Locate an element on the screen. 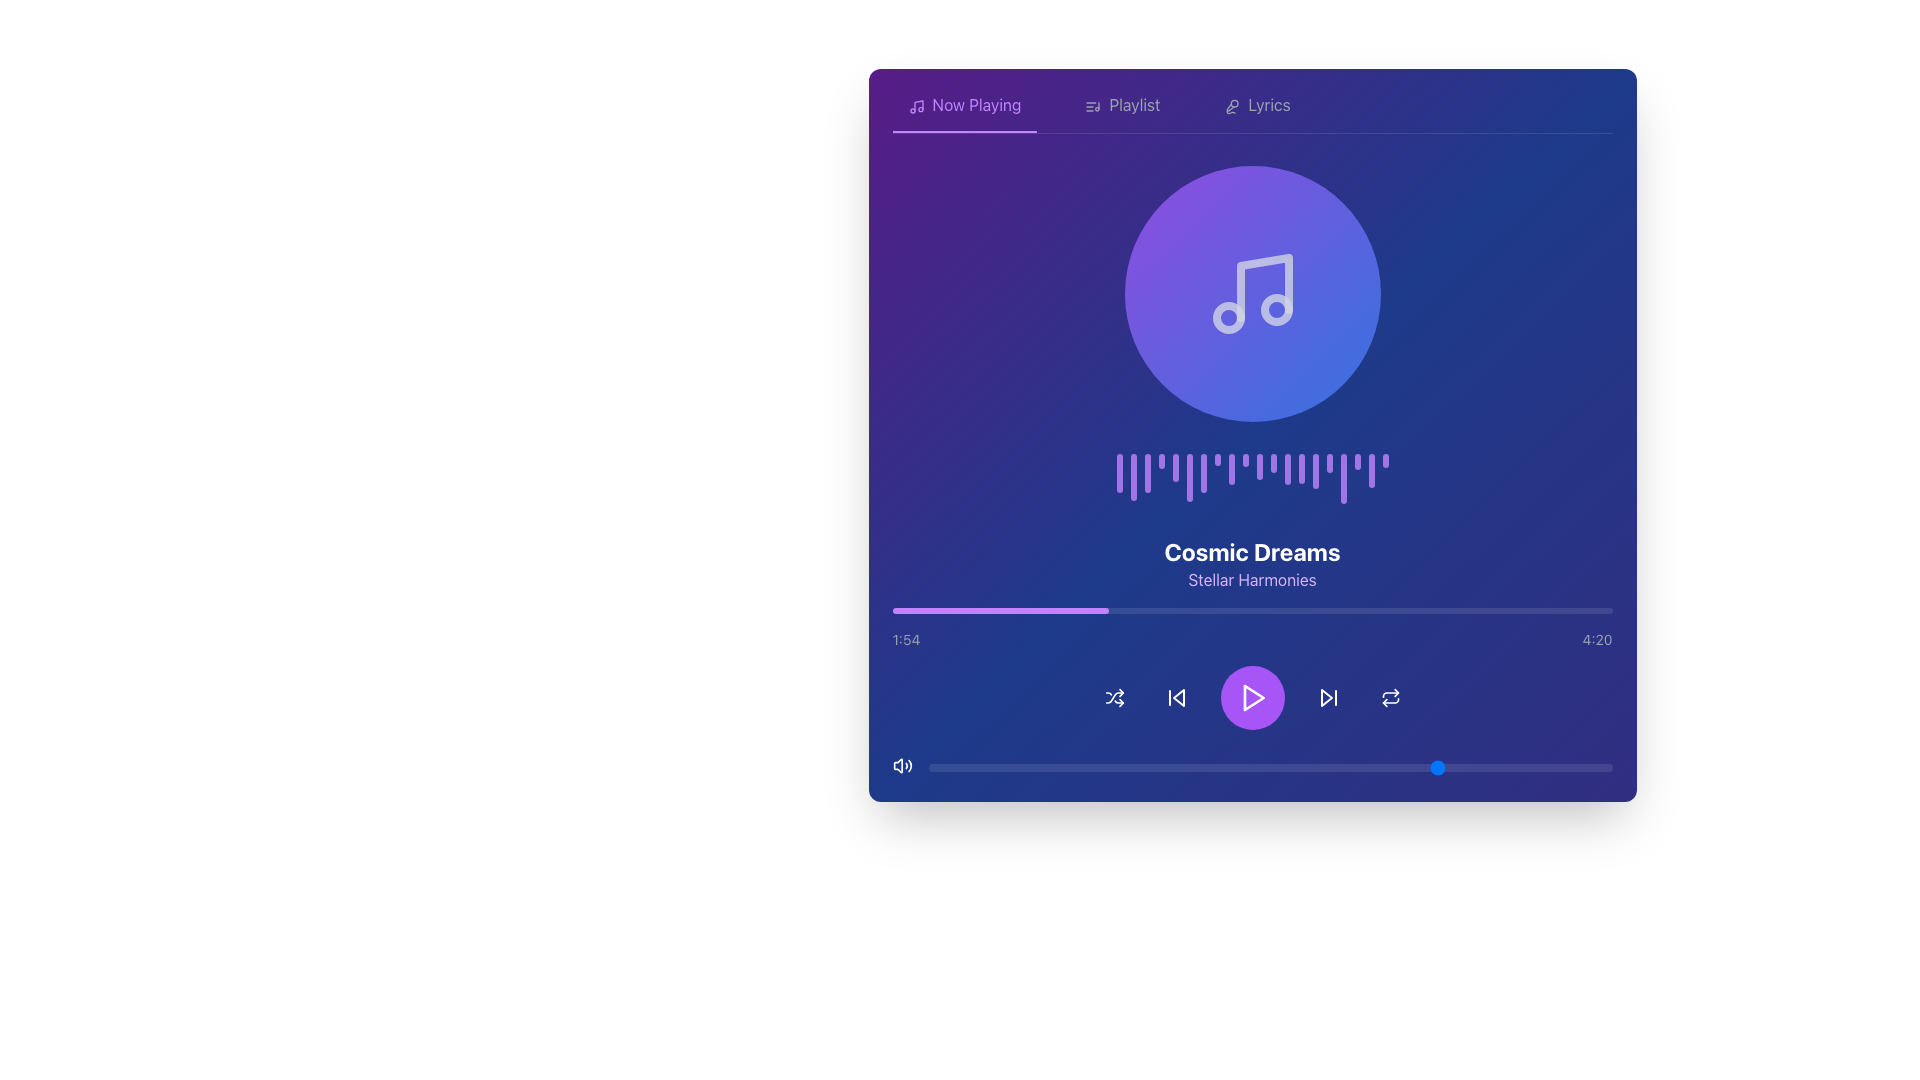  the triangular left-pointing arrow icon, which is part of the 'skip back' icon group located near the bottom center of the interface, just to the left of the play button is located at coordinates (1178, 697).